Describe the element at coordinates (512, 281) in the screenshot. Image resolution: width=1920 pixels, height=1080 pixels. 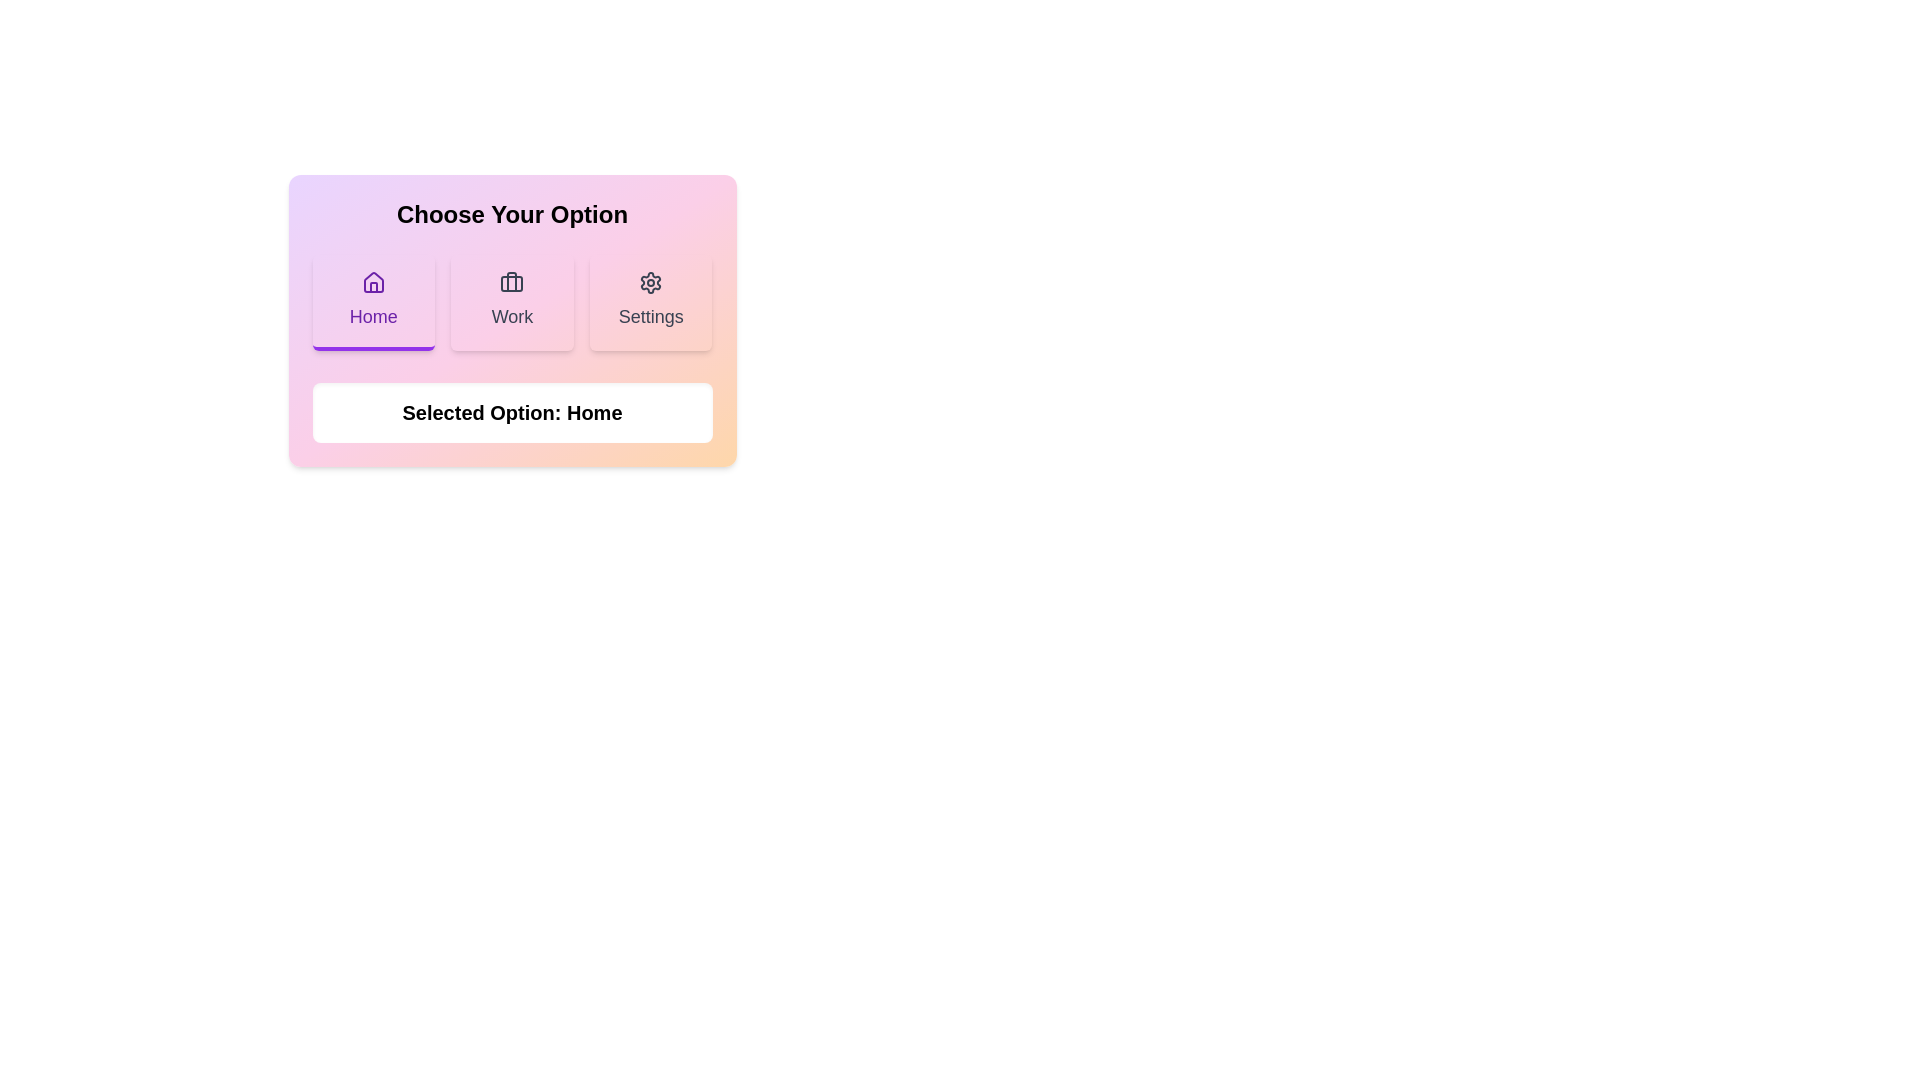
I see `the vertical divider of the briefcase icon in the 'Work' button located in the horizontal navigation bar under 'Choose Your Option'` at that location.